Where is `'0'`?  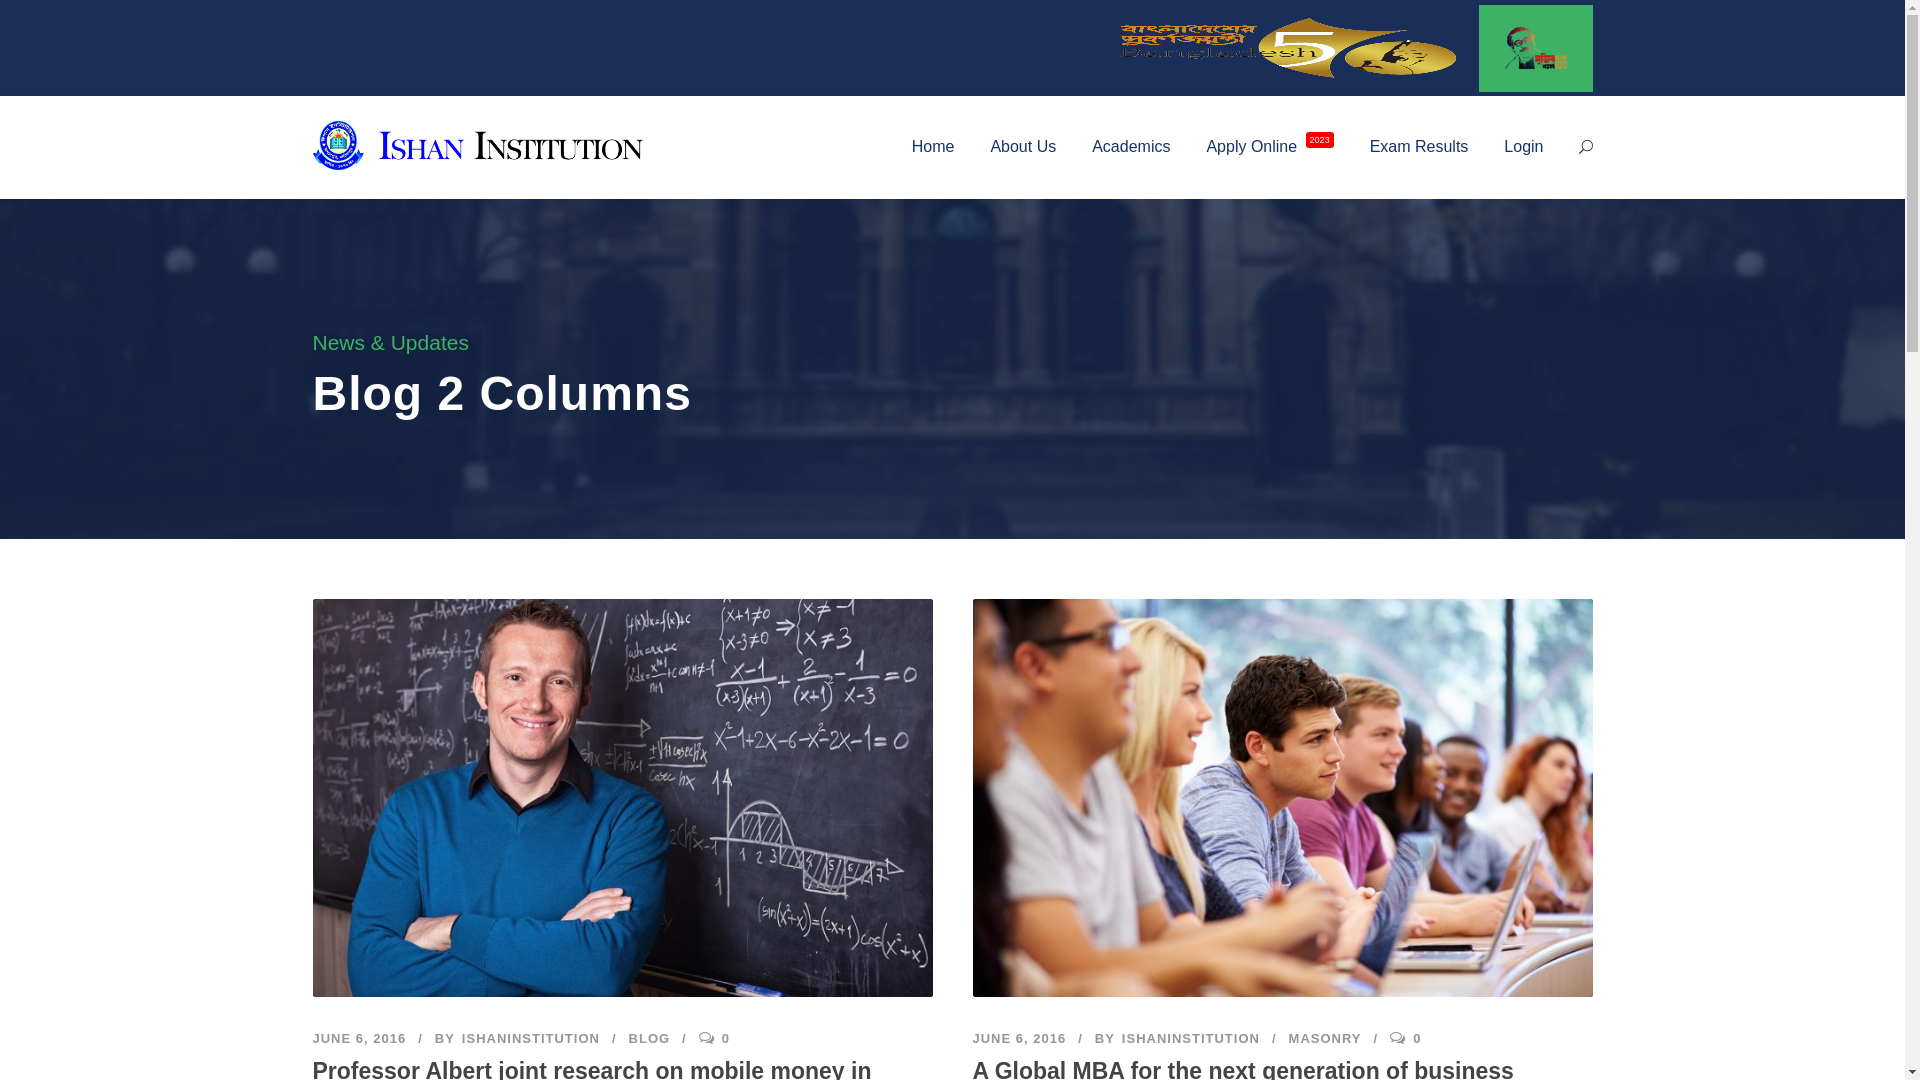 '0' is located at coordinates (1411, 1037).